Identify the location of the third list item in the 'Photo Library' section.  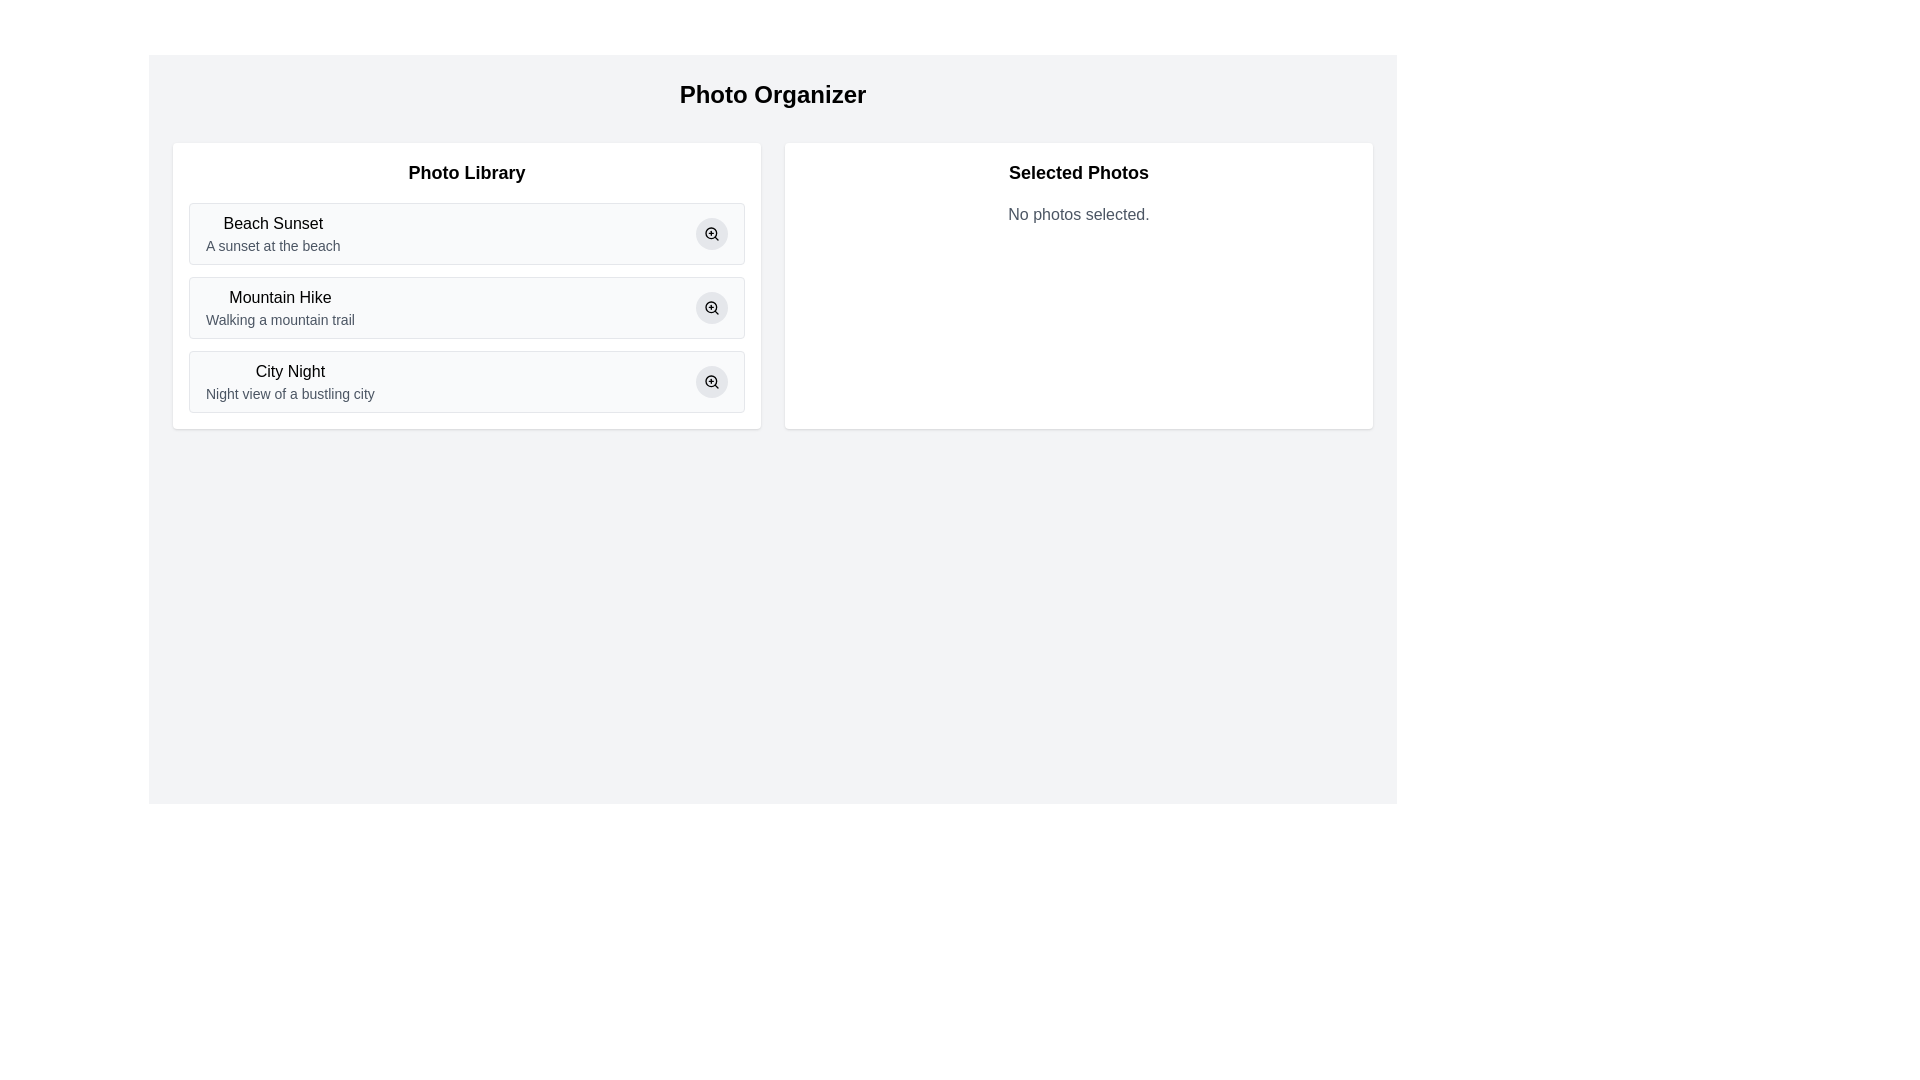
(288, 381).